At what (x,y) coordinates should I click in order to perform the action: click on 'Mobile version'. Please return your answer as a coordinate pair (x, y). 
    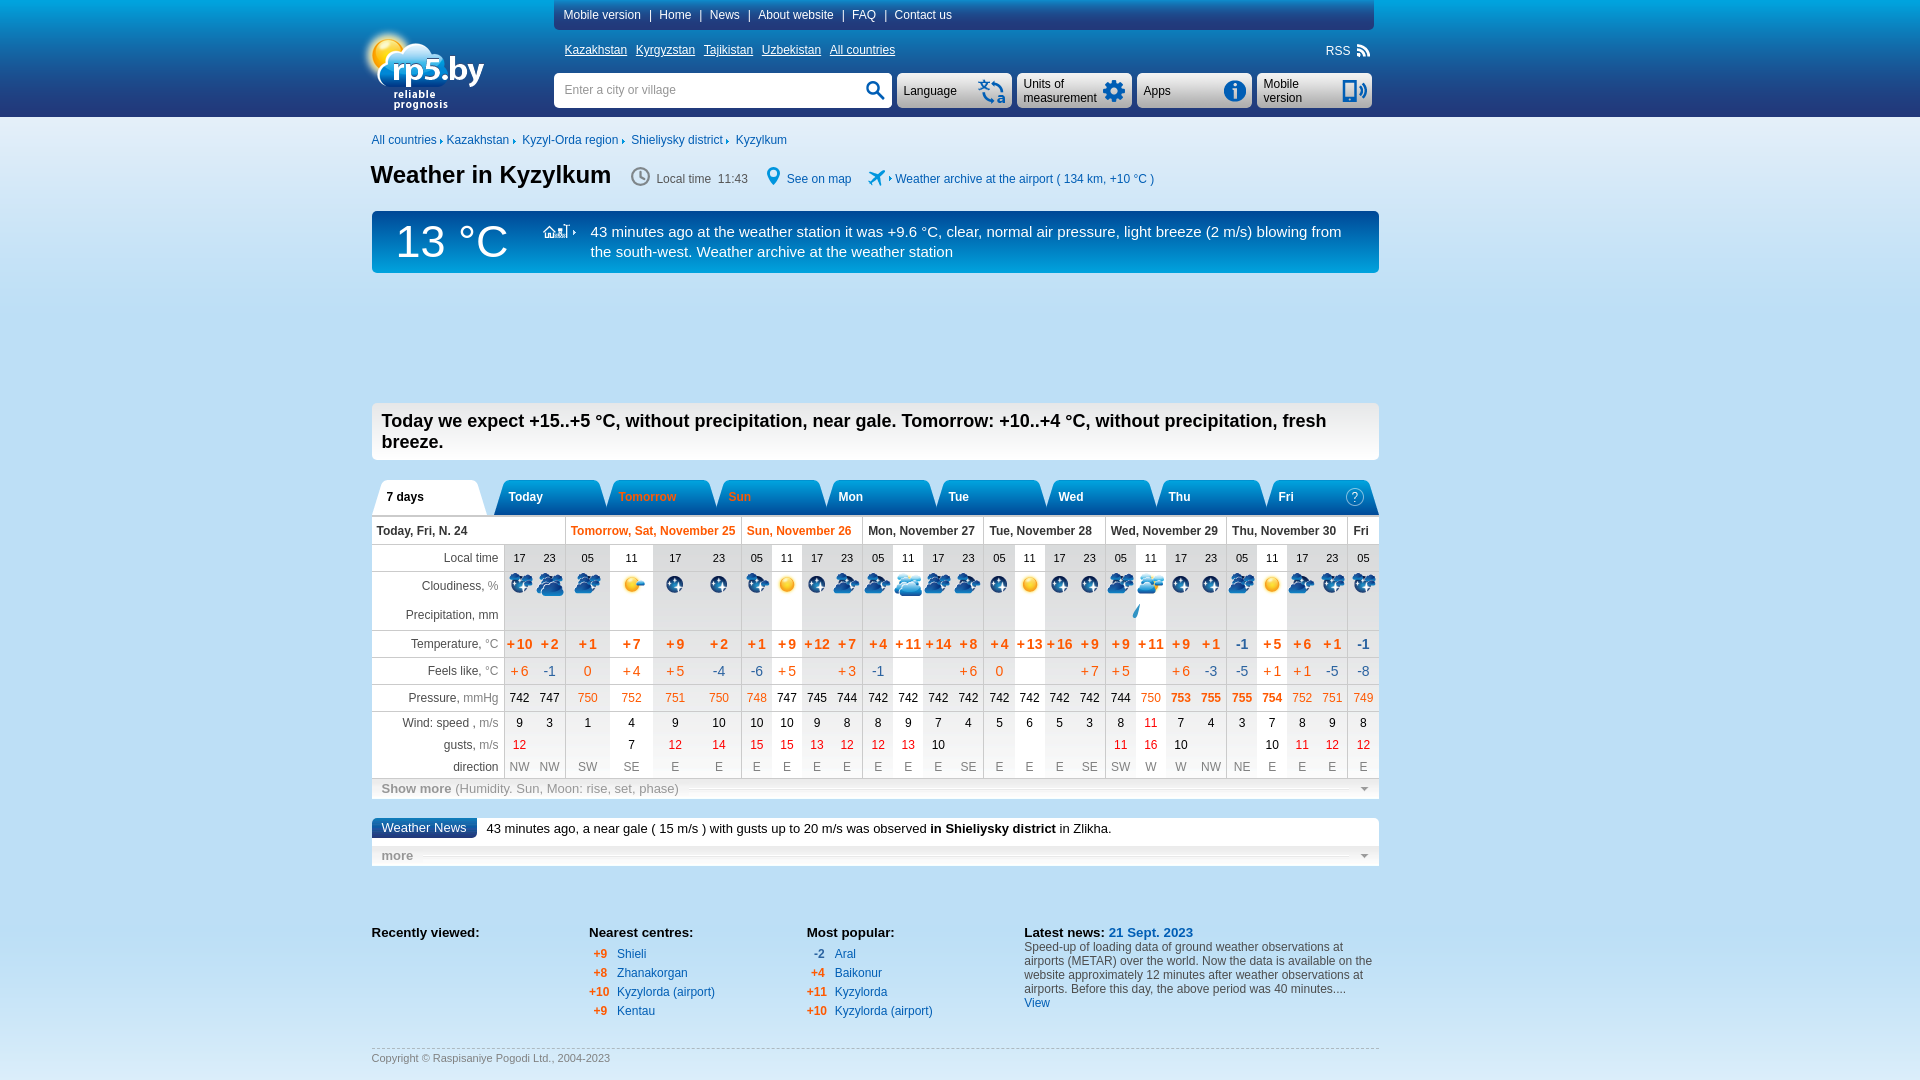
    Looking at the image, I should click on (603, 15).